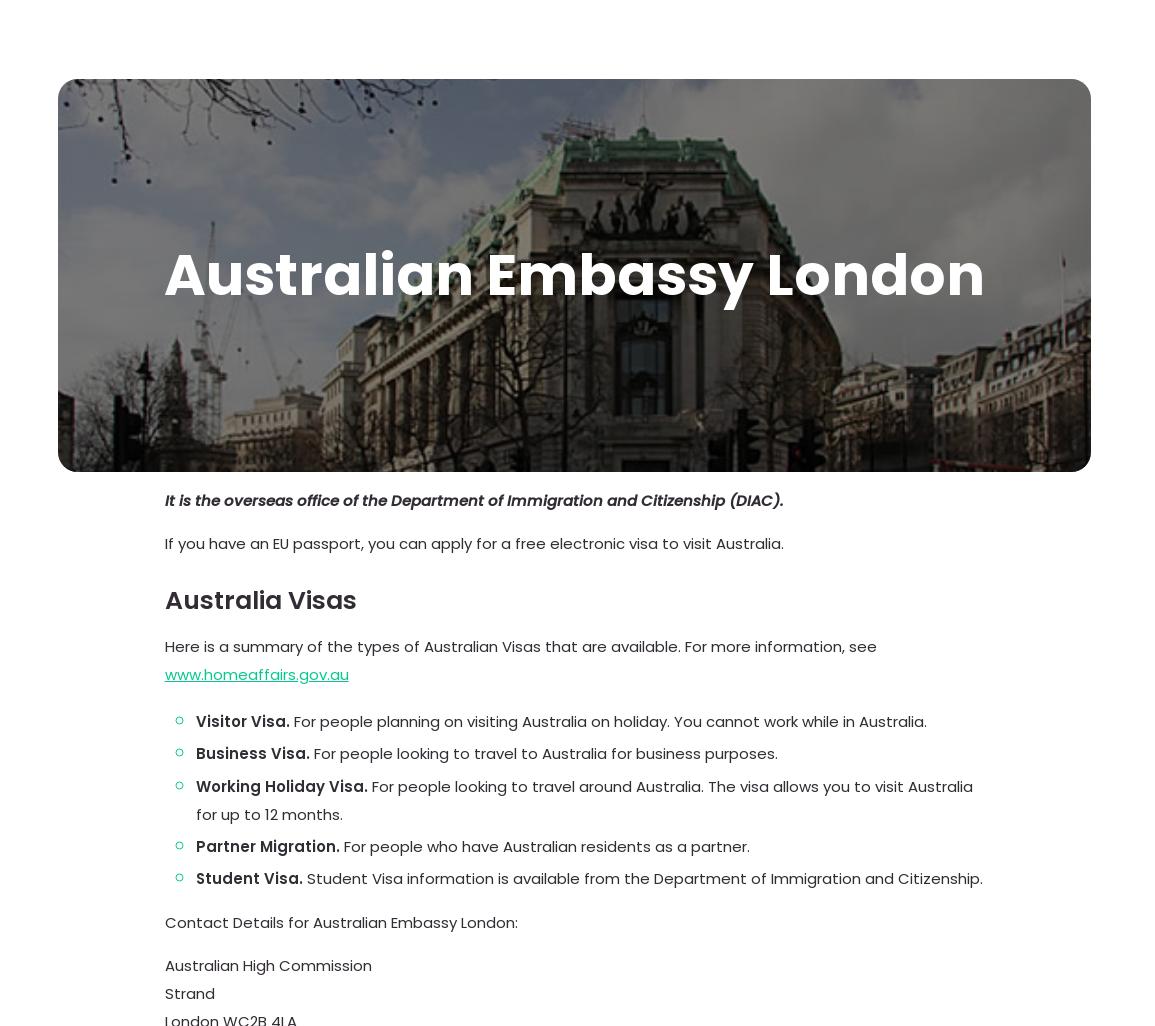 This screenshot has height=1026, width=1155. I want to click on 'The Australian Embassy, London, is open from 9:00 am to 5:00 pm, Monday to Friday.', so click(164, 103).